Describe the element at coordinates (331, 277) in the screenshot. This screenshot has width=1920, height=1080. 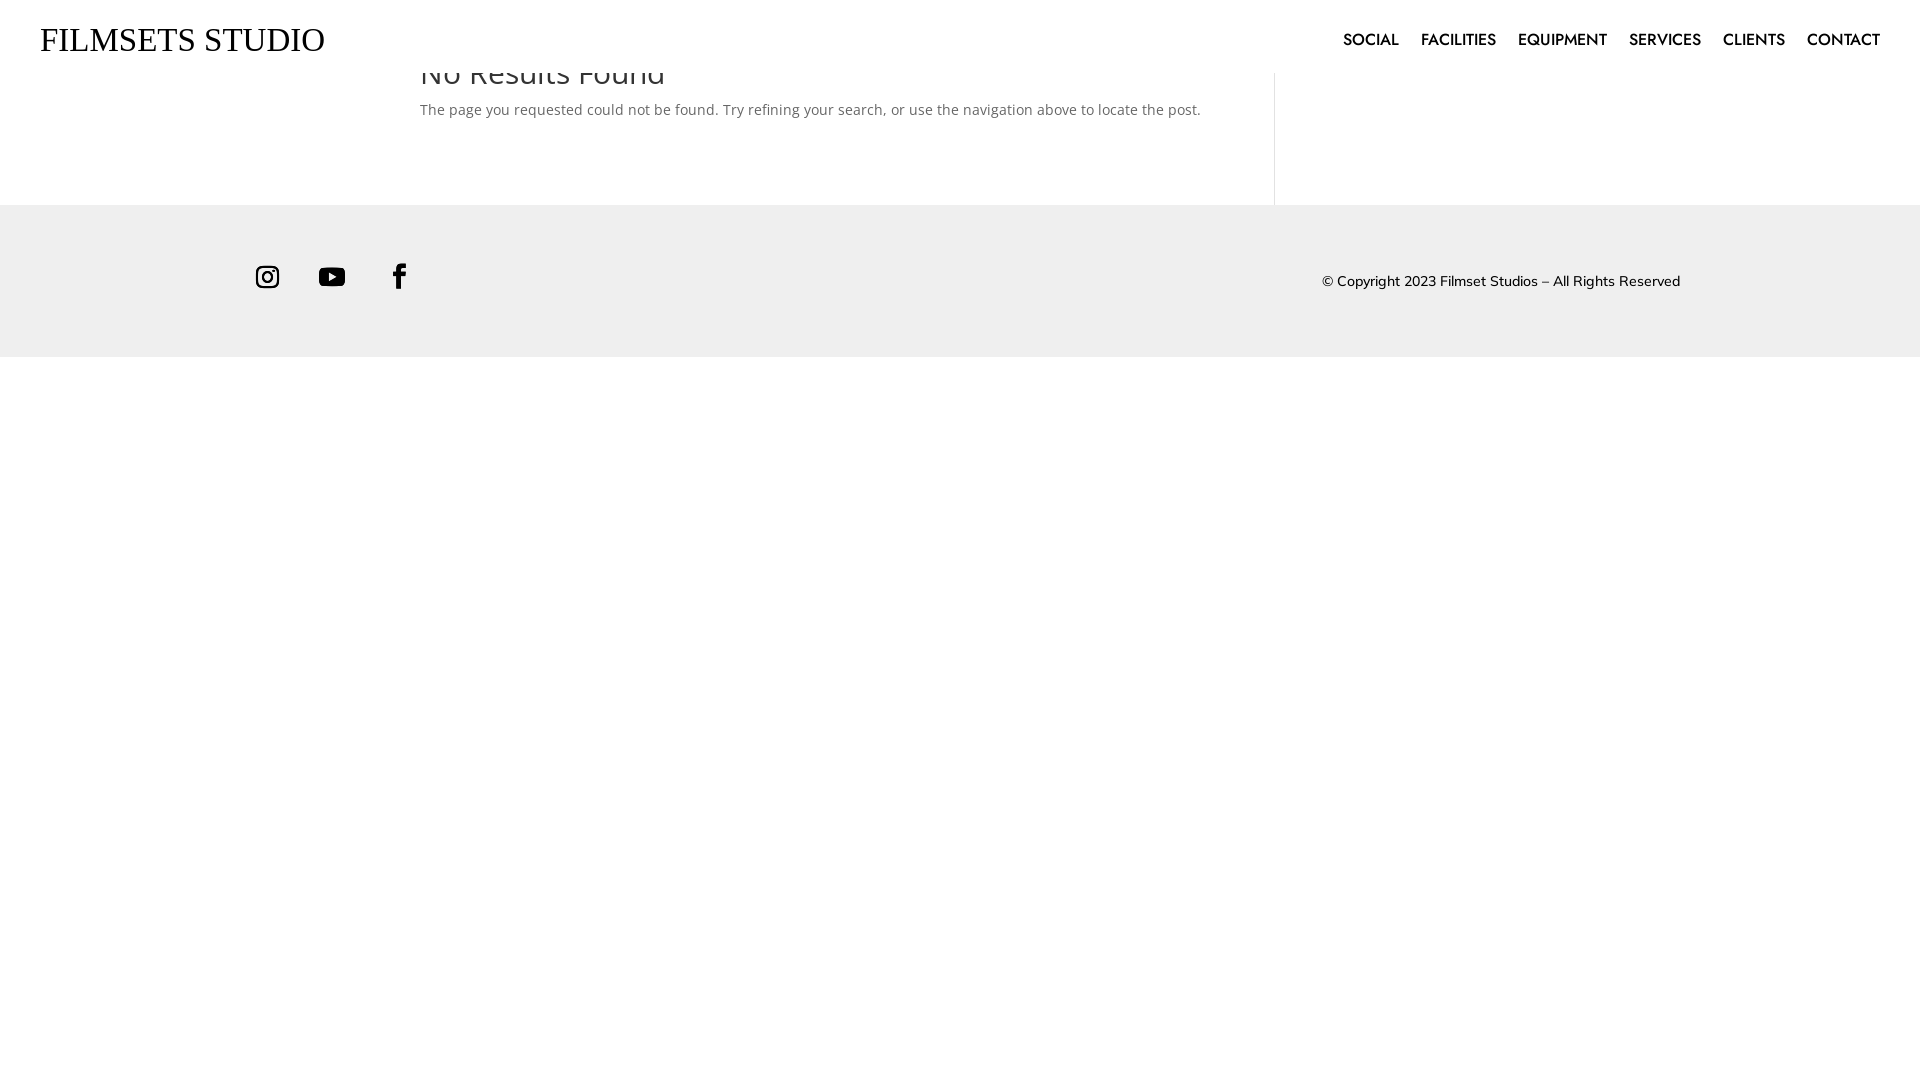
I see `'Follow on Youtube'` at that location.